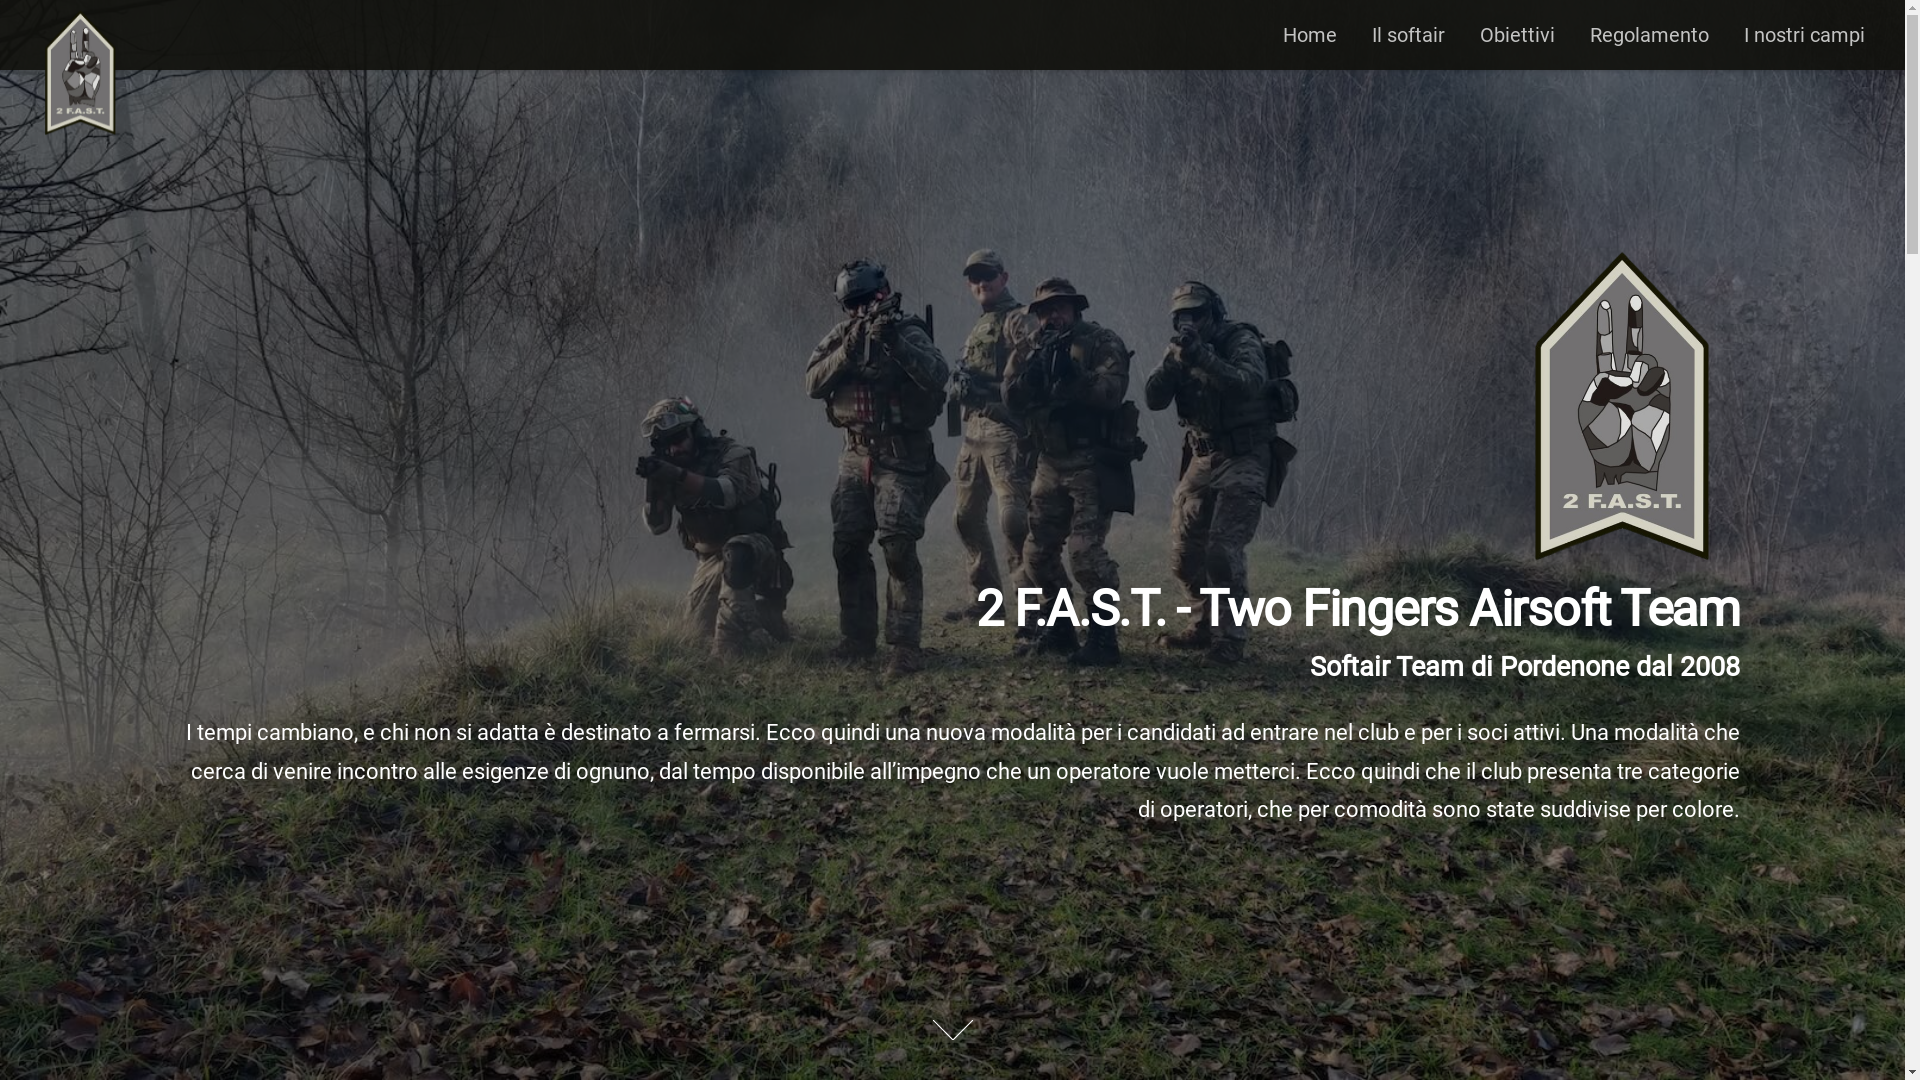  Describe the element at coordinates (1310, 34) in the screenshot. I see `'Home'` at that location.